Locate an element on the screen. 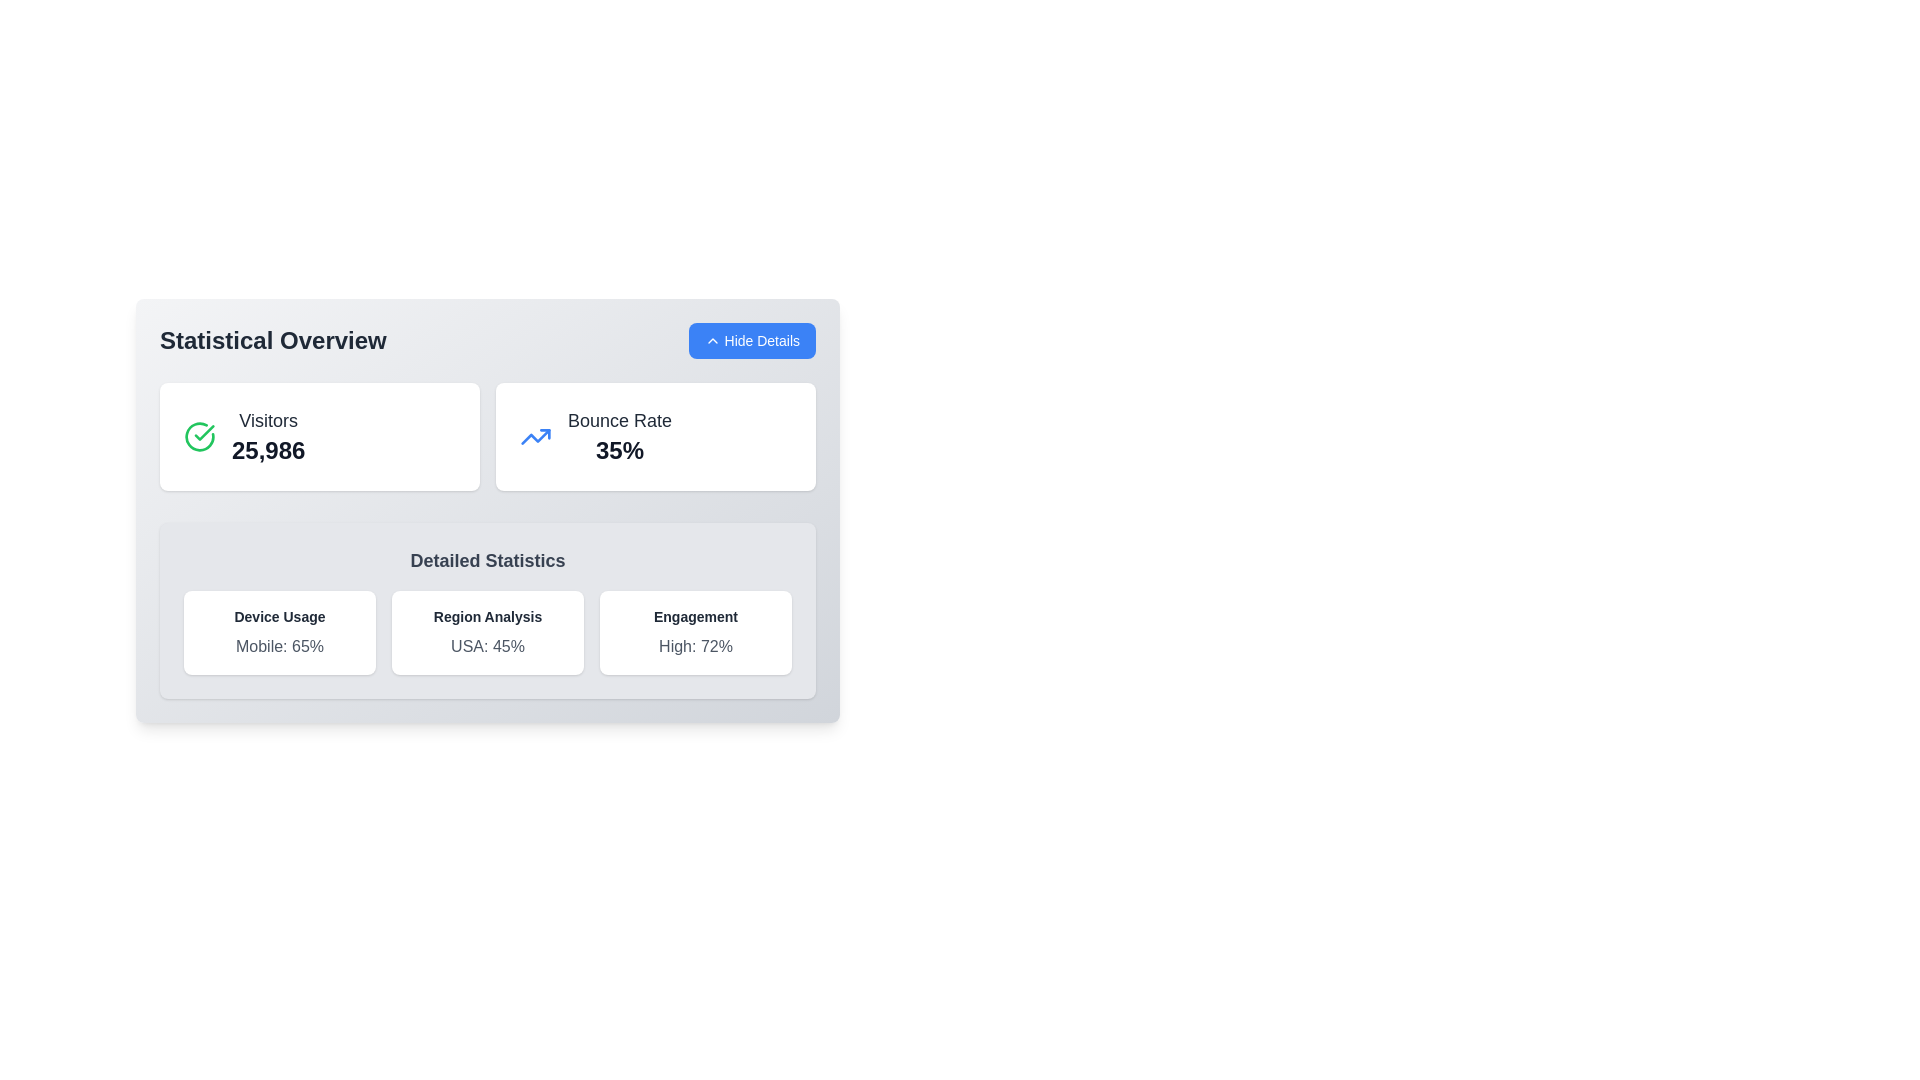  the Informational panel labeled 'Region Analysis' is located at coordinates (488, 632).